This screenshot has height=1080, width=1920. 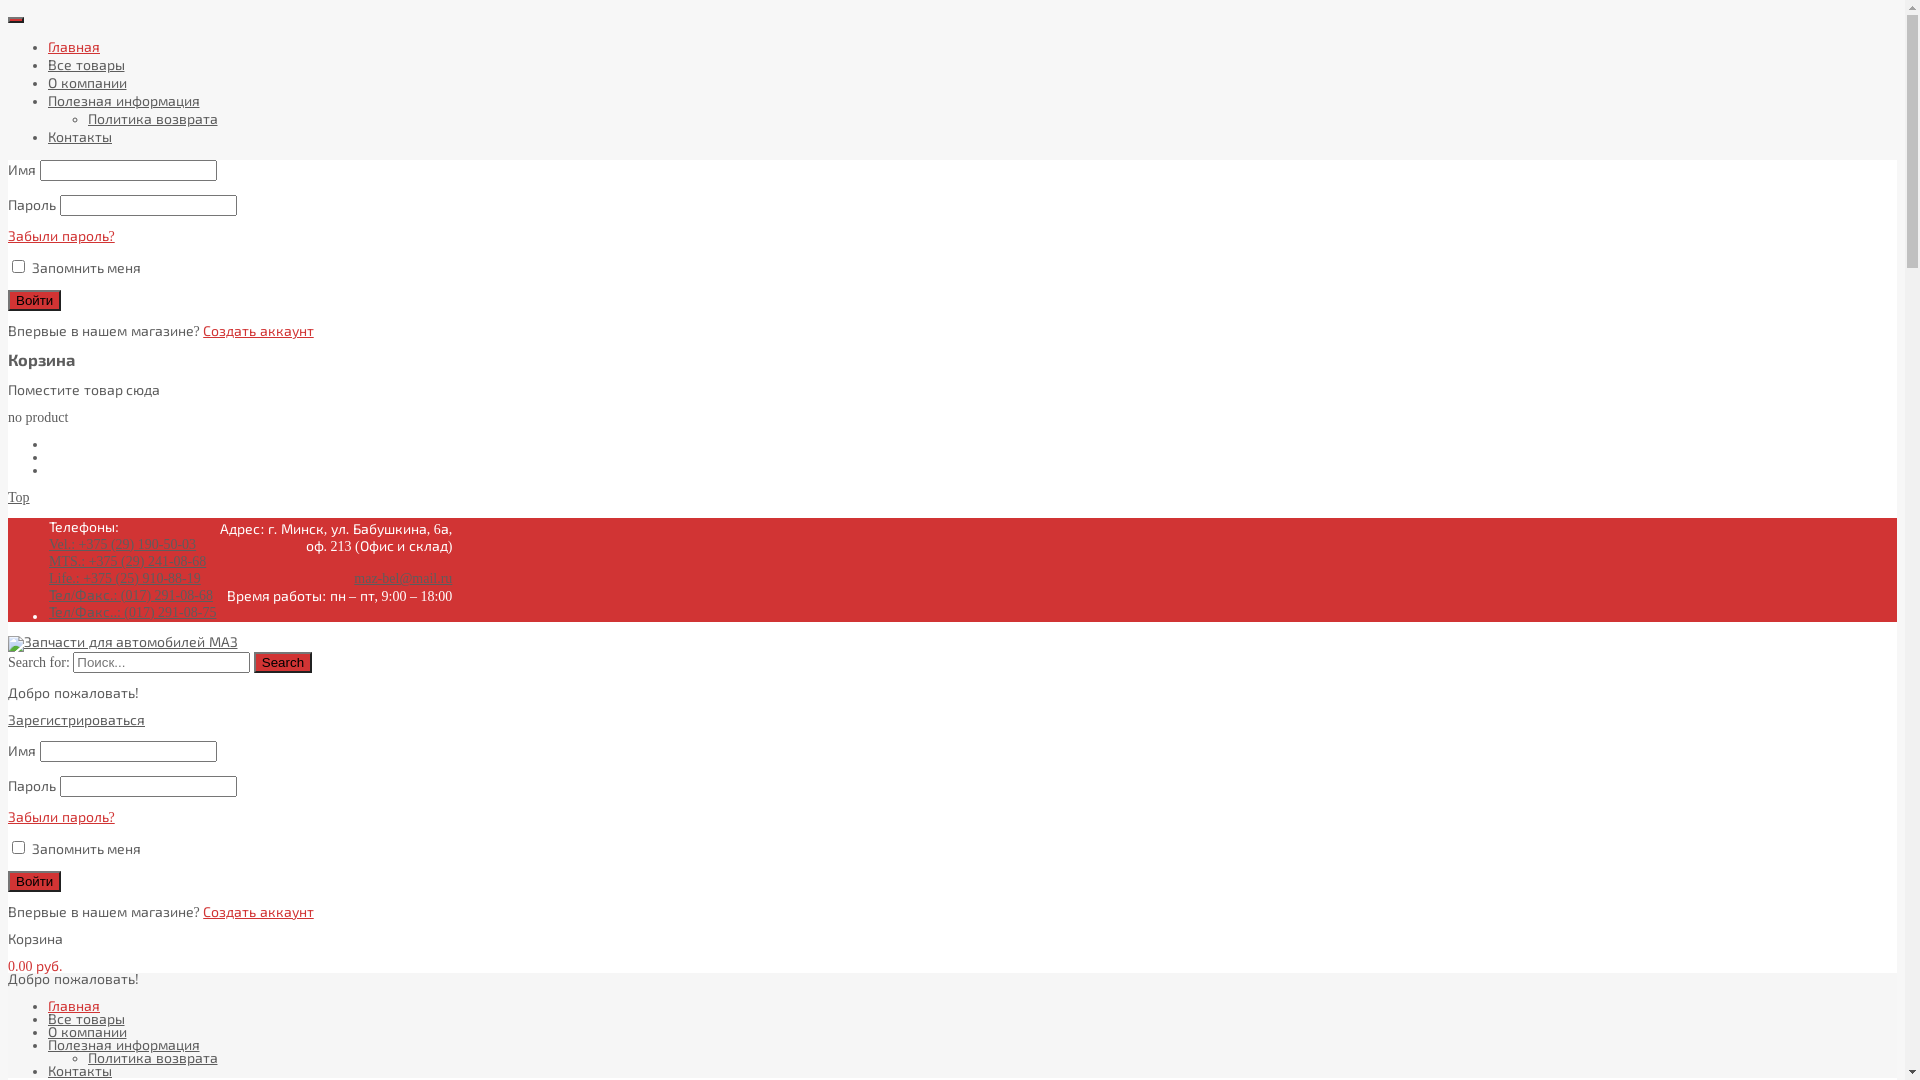 I want to click on 'MTS.: +375 (29) 241-08-68', so click(x=126, y=561).